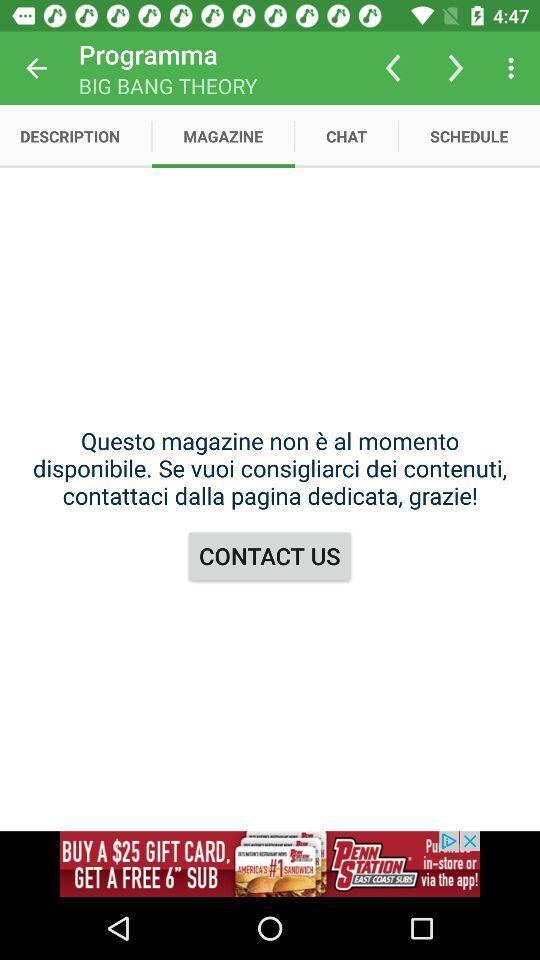  Describe the element at coordinates (469, 135) in the screenshot. I see `text below three dots` at that location.